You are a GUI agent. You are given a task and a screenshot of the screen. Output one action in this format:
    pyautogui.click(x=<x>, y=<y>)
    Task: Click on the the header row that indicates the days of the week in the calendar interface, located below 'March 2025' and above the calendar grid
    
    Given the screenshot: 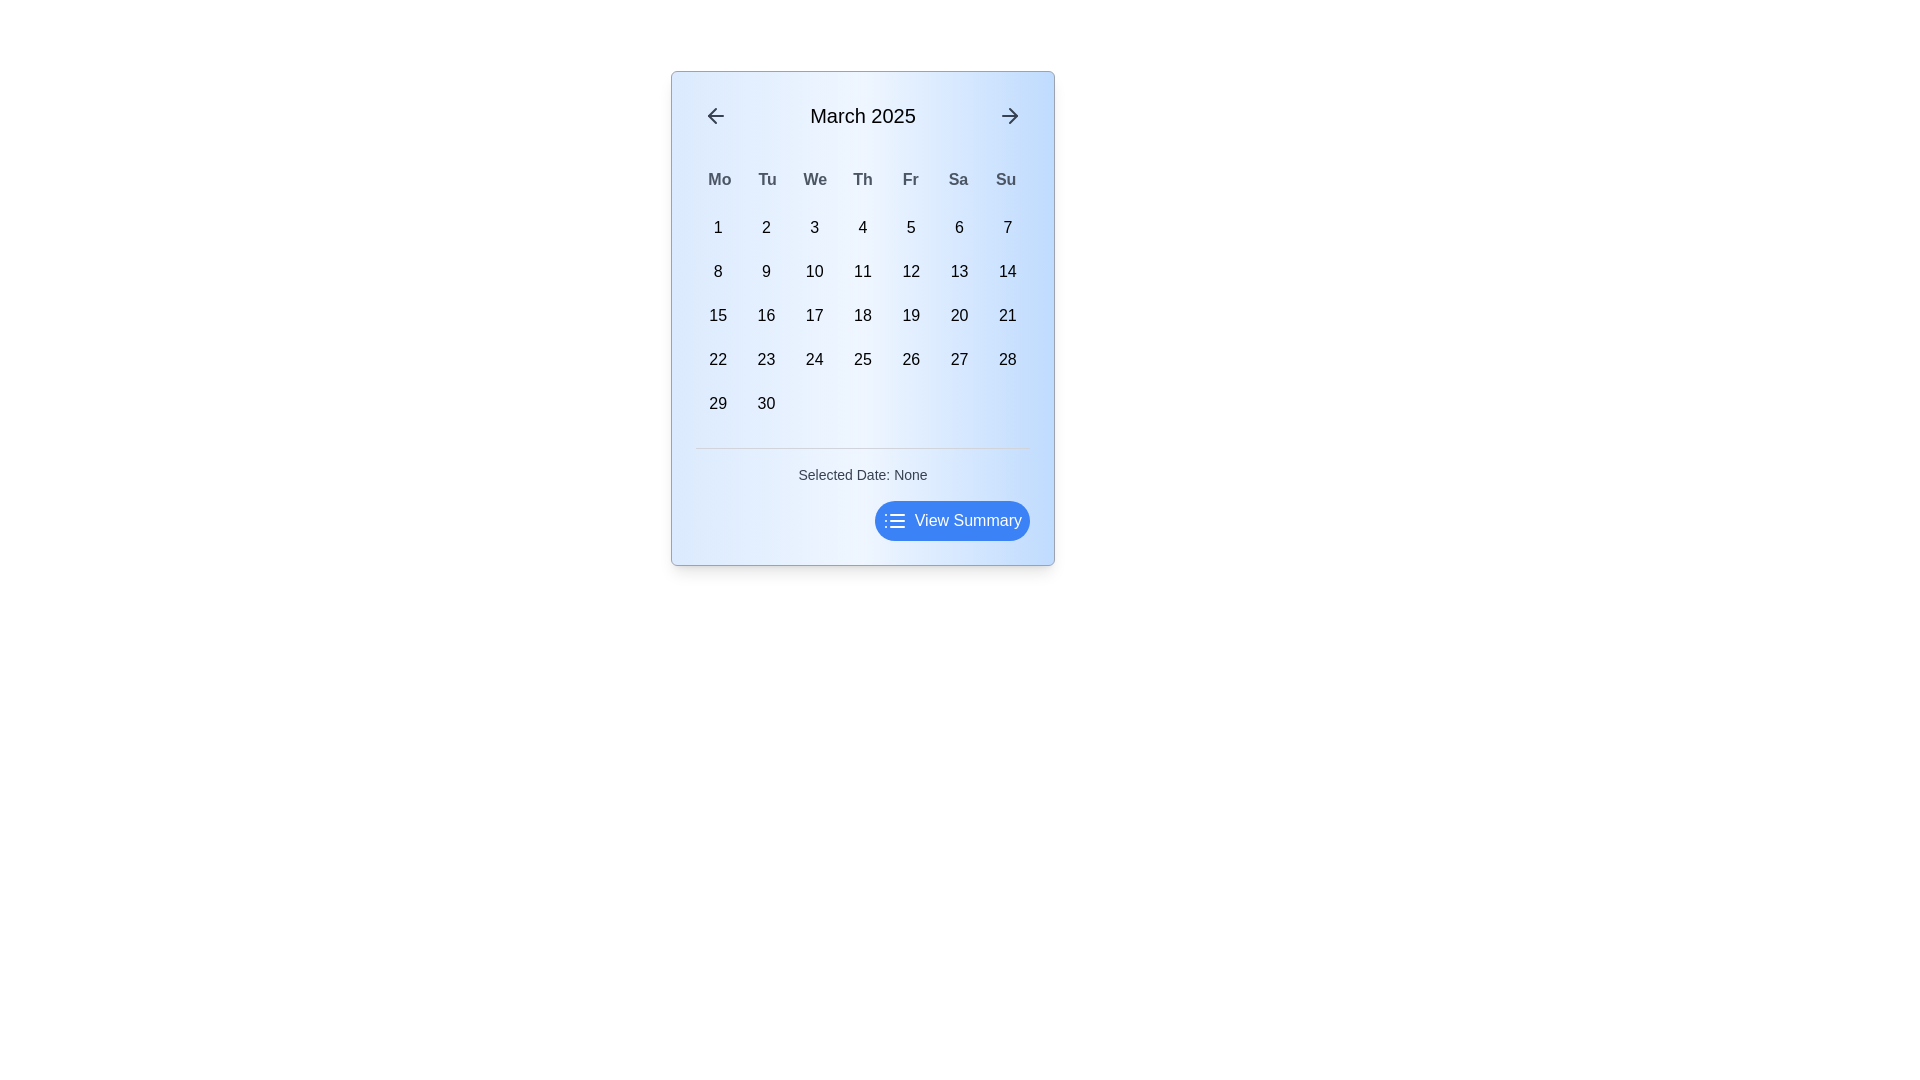 What is the action you would take?
    pyautogui.click(x=863, y=180)
    